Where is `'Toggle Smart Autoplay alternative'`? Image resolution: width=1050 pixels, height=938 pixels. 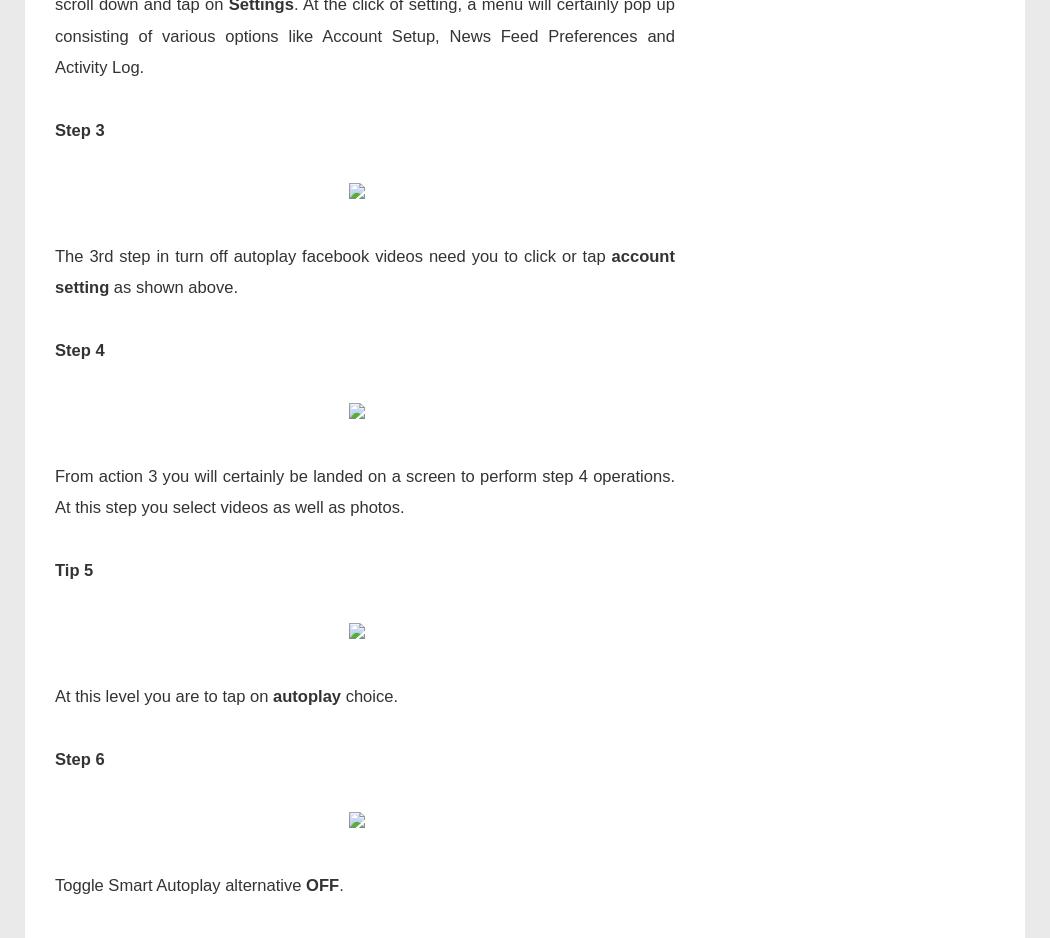 'Toggle Smart Autoplay alternative' is located at coordinates (180, 884).